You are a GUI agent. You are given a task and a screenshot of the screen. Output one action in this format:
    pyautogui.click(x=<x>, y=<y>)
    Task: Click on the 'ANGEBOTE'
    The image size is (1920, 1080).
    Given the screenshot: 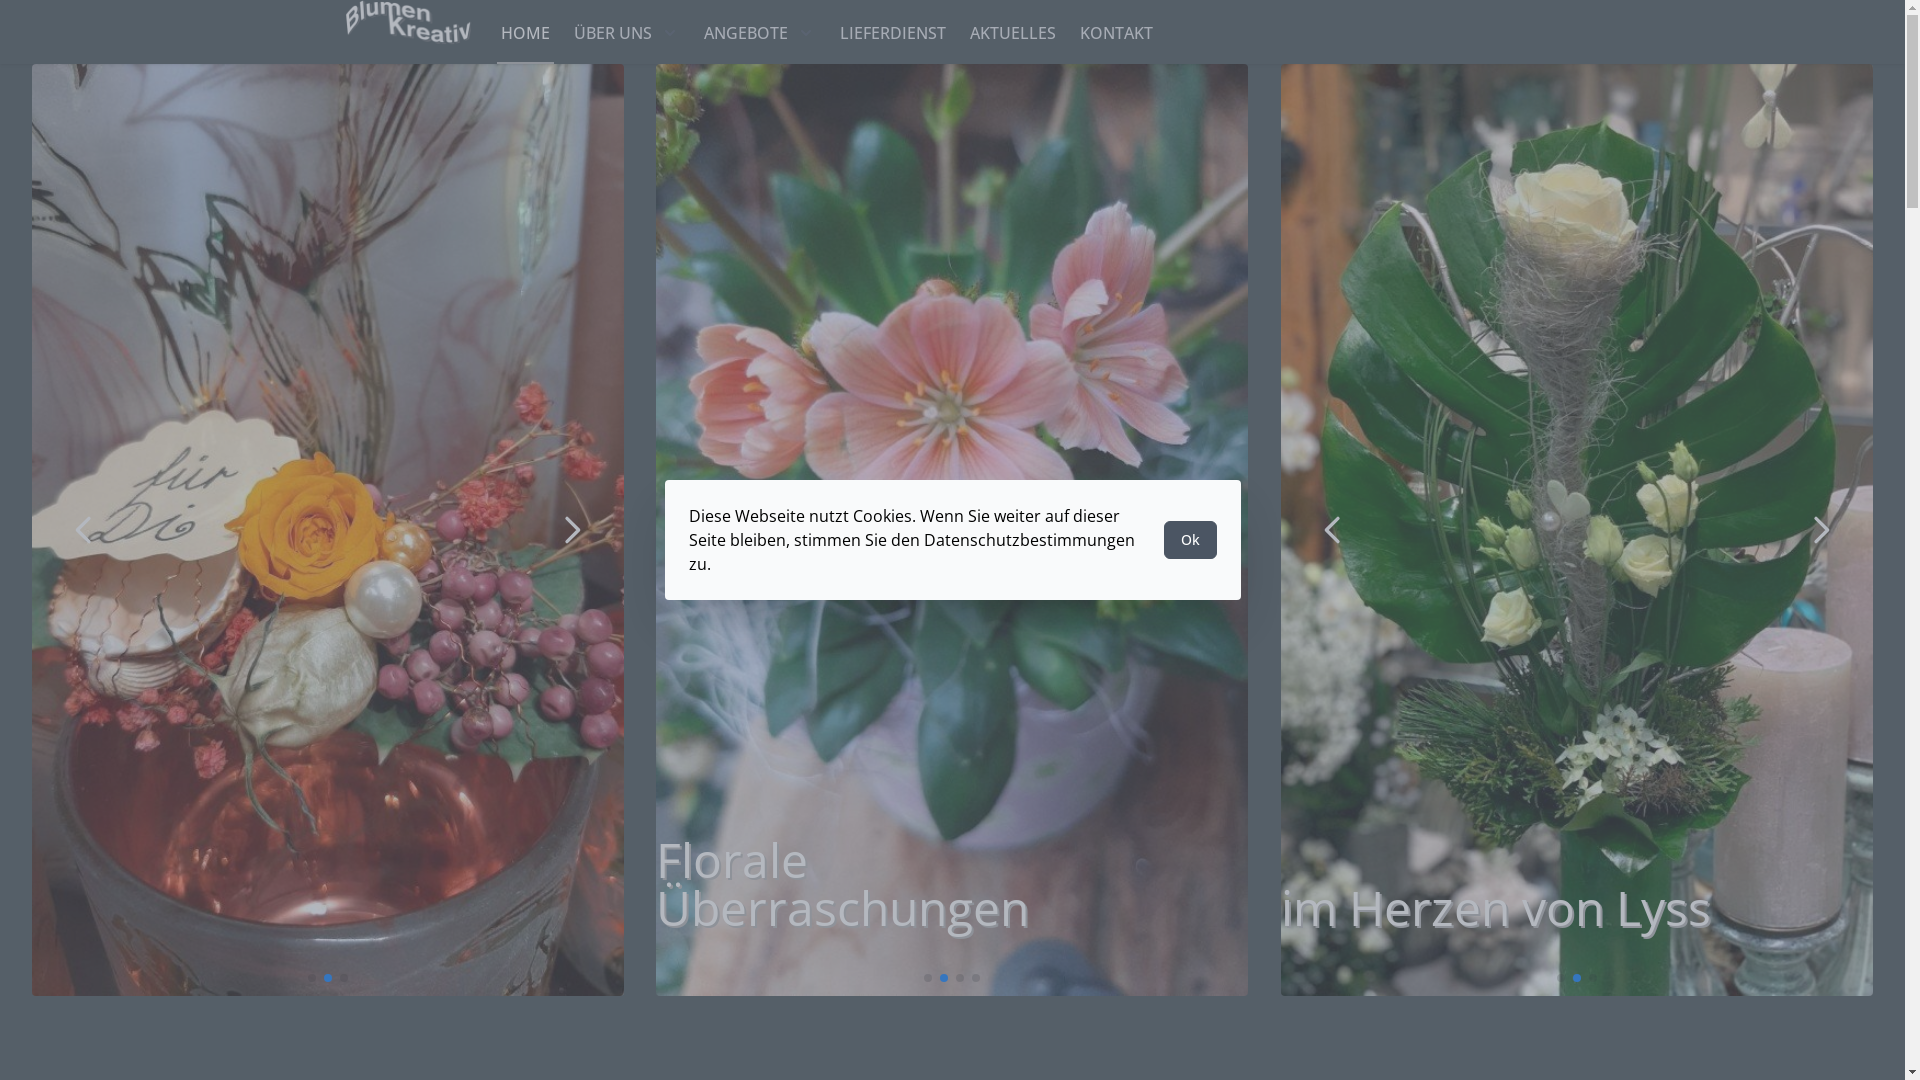 What is the action you would take?
    pyautogui.click(x=758, y=33)
    